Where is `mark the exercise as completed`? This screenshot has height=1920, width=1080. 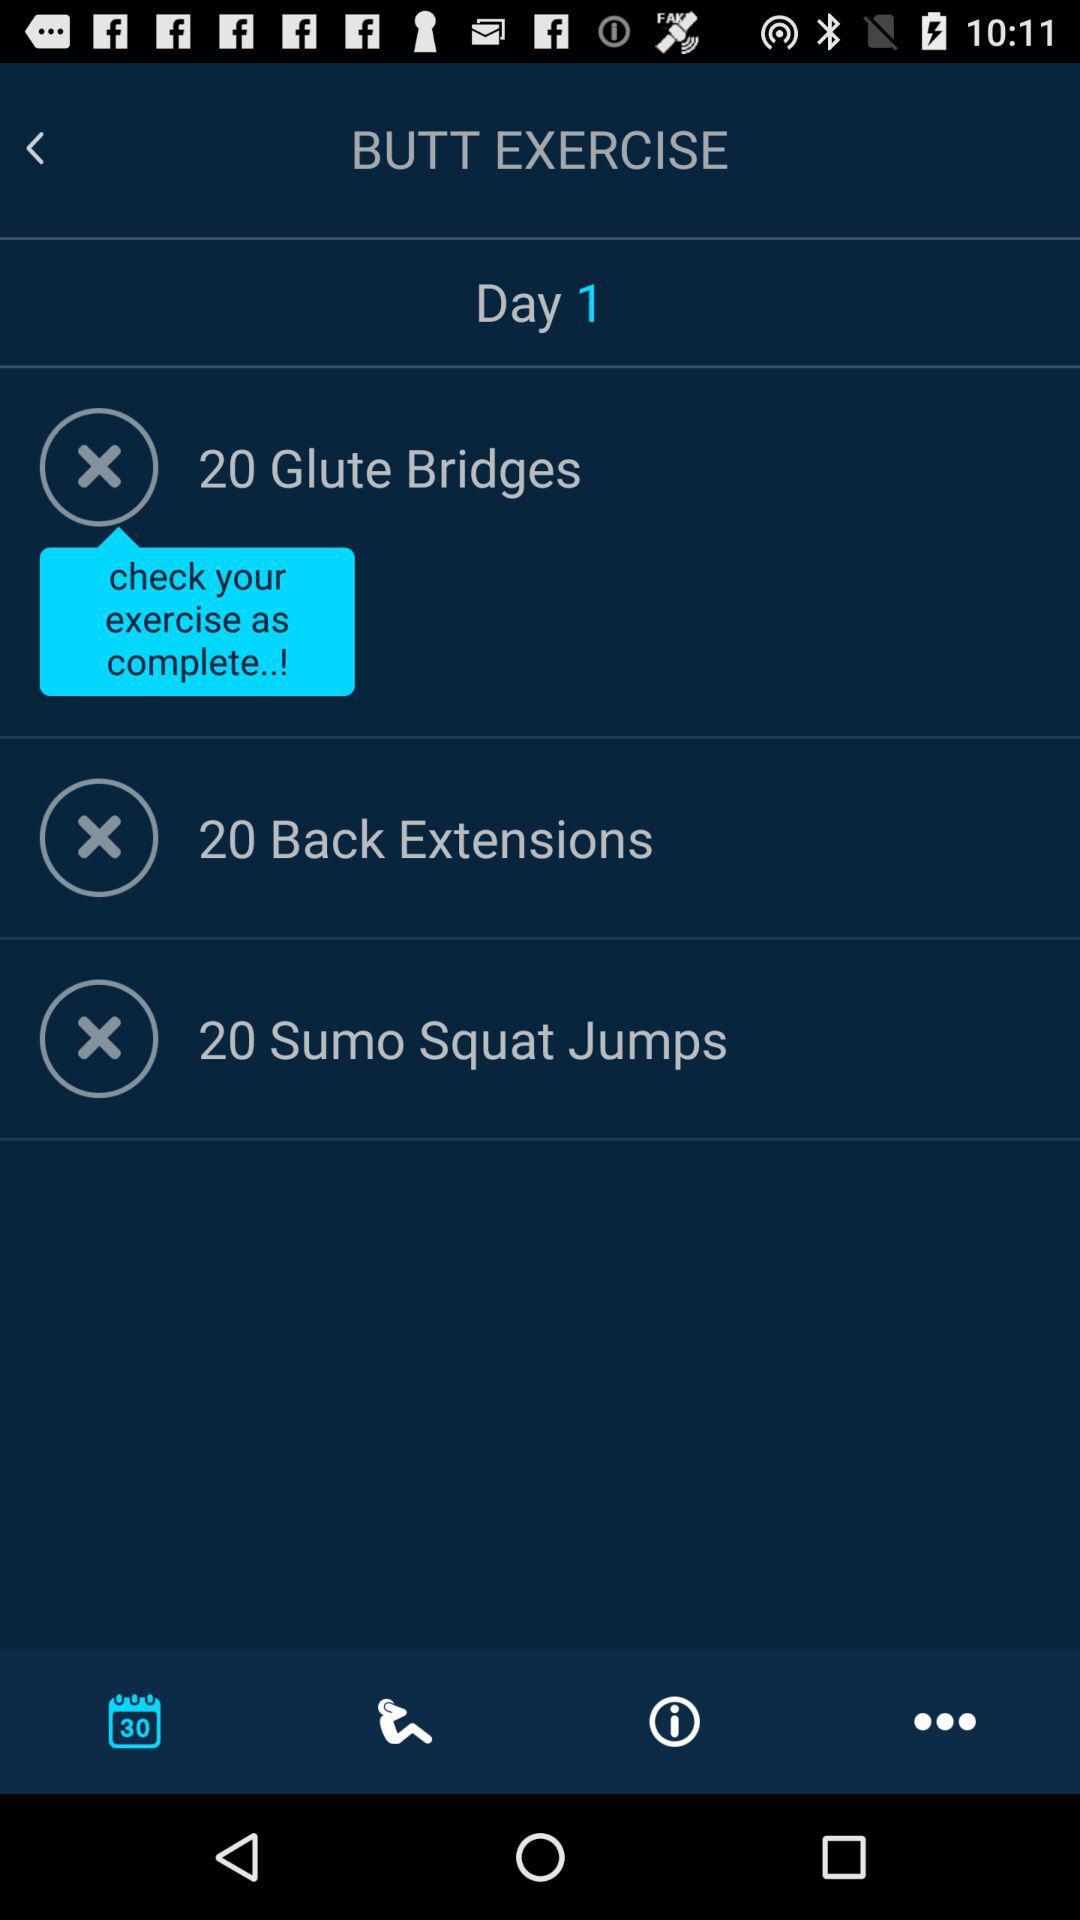
mark the exercise as completed is located at coordinates (99, 1038).